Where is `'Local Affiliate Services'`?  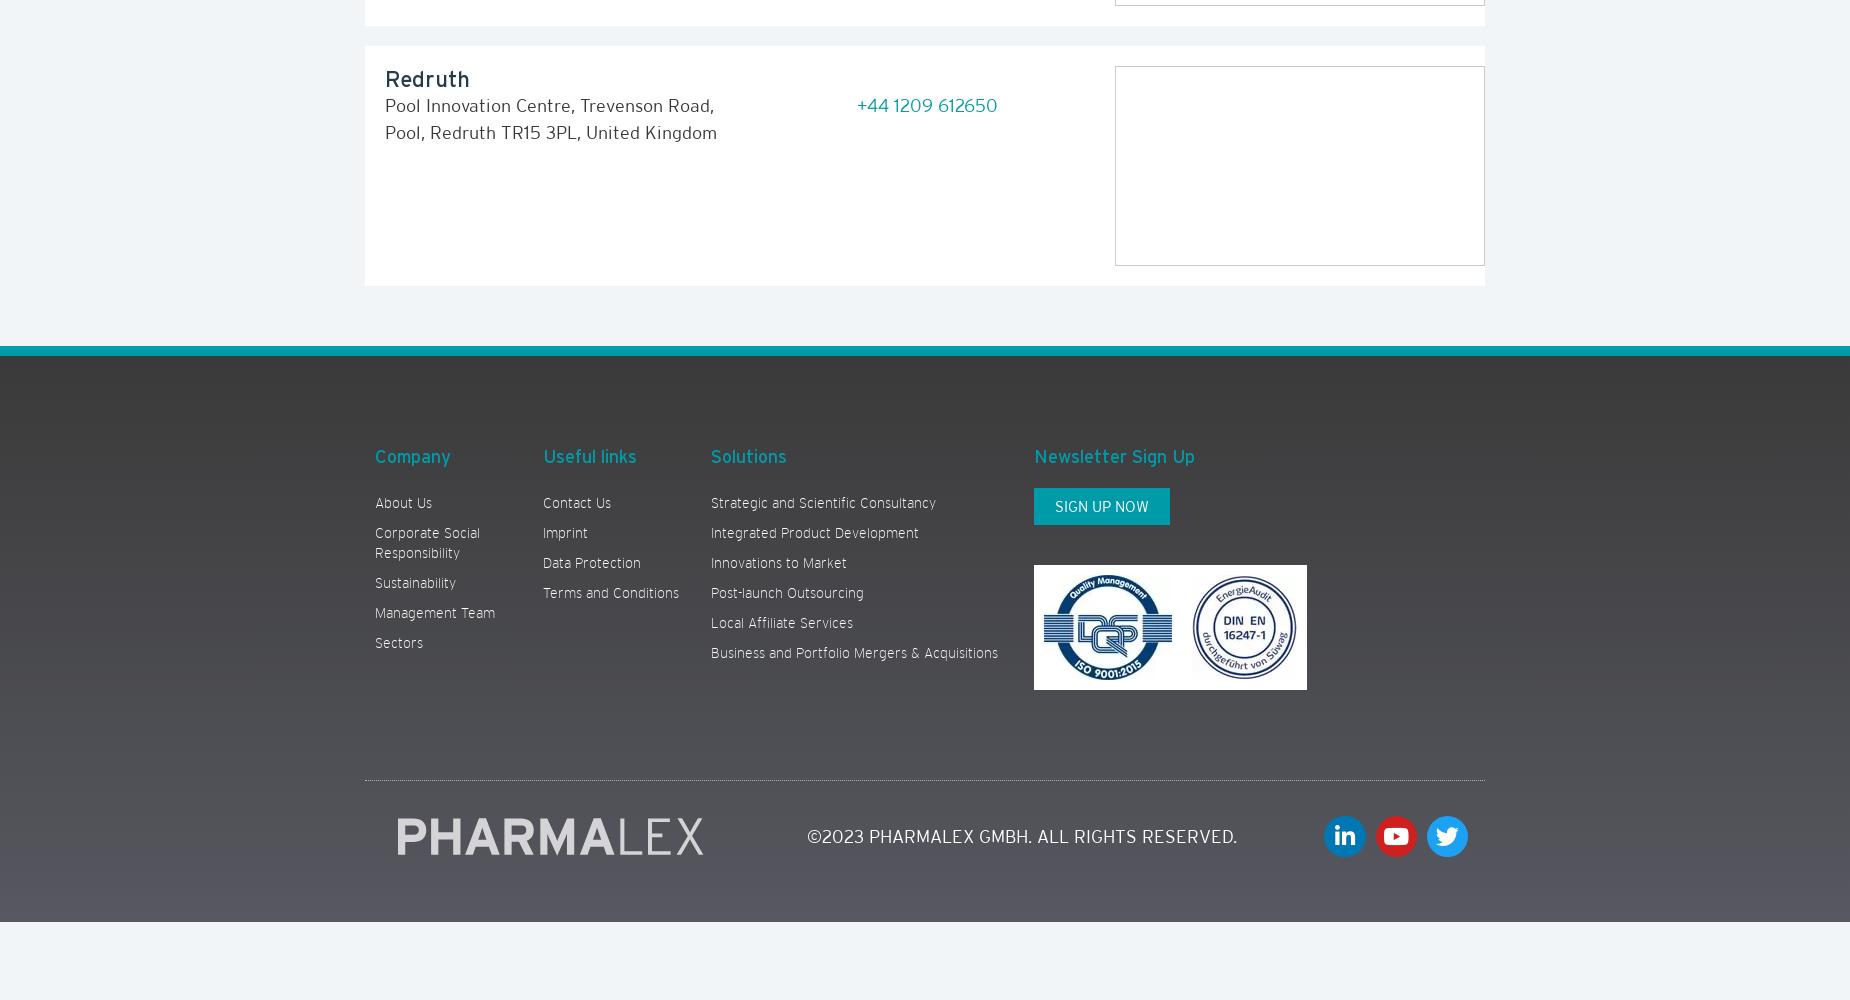
'Local Affiliate Services' is located at coordinates (781, 622).